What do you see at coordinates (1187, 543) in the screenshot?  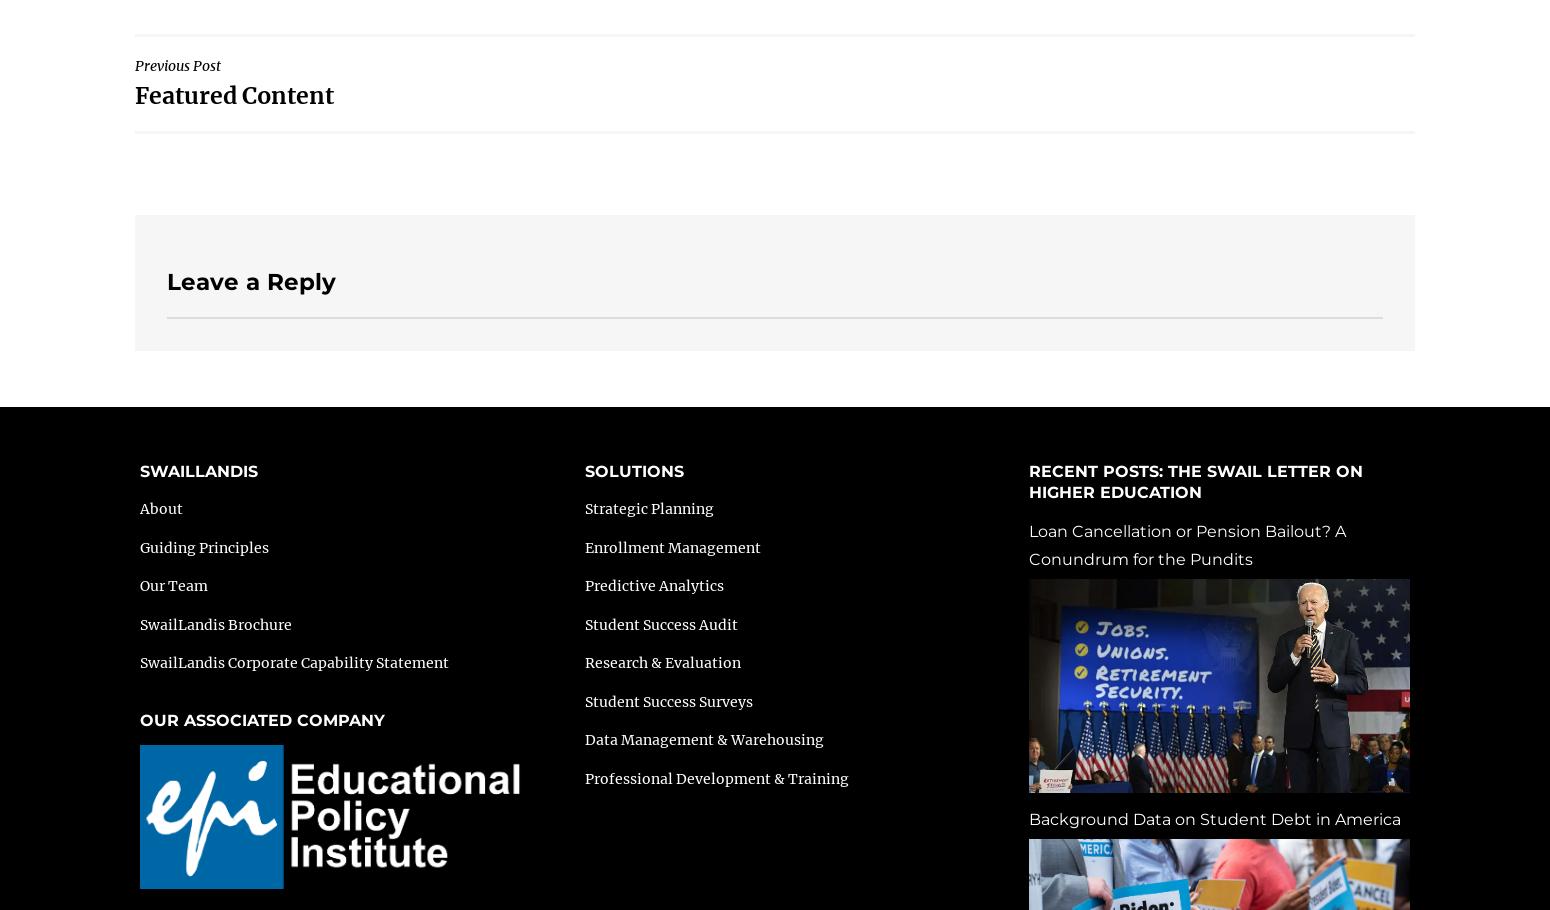 I see `'Loan Cancellation or Pension Bailout? A Conundrum for the Pundits'` at bounding box center [1187, 543].